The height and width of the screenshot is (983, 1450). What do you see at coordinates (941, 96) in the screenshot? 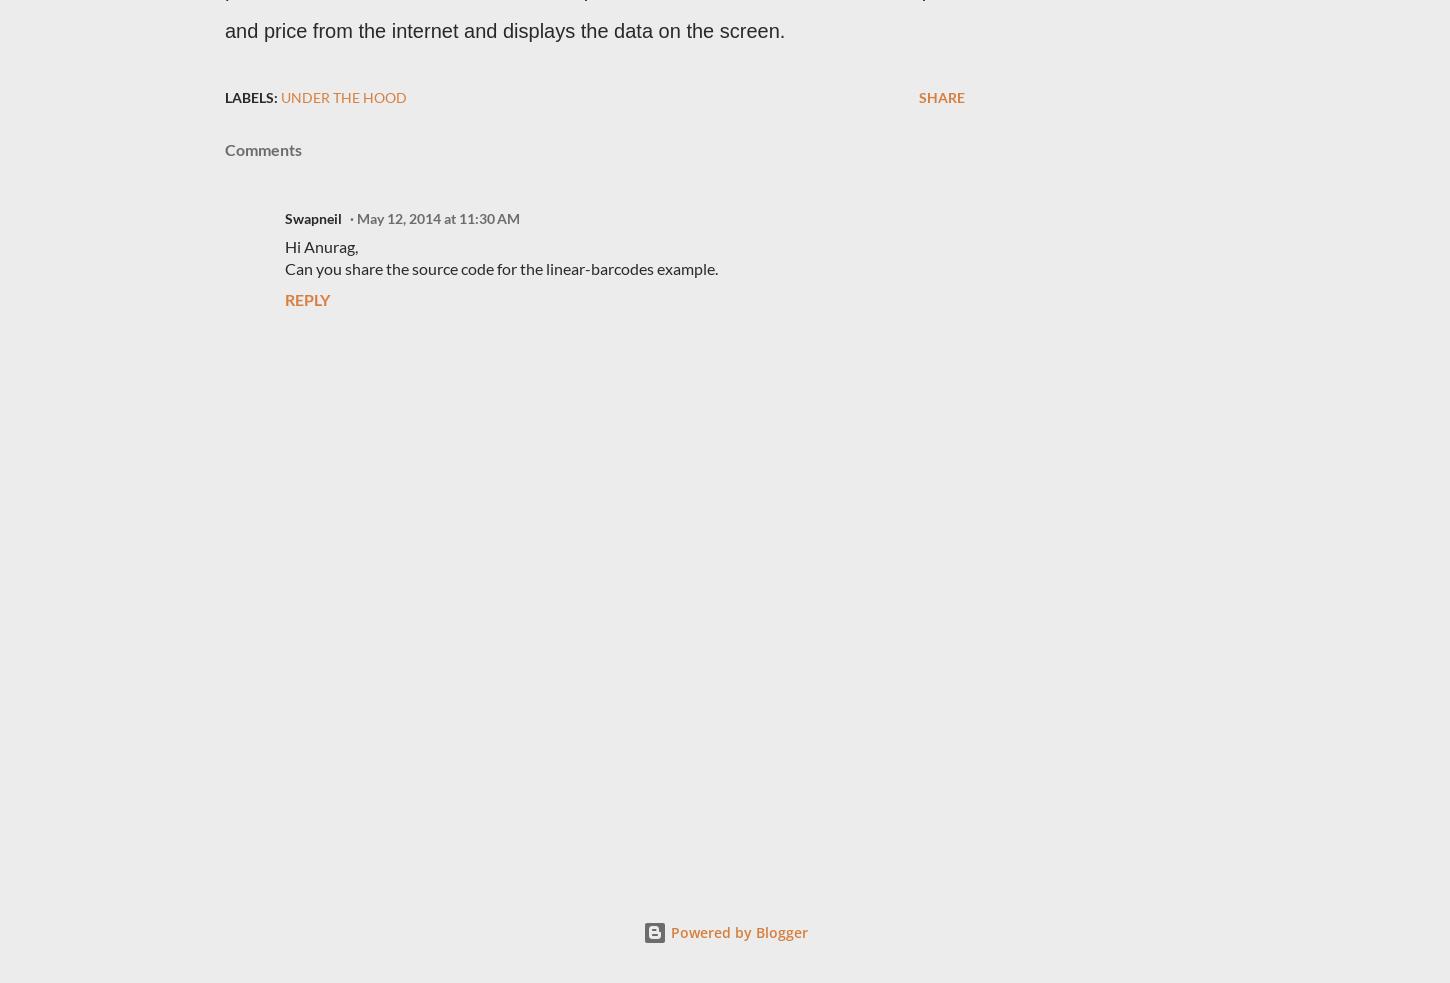
I see `'Share'` at bounding box center [941, 96].